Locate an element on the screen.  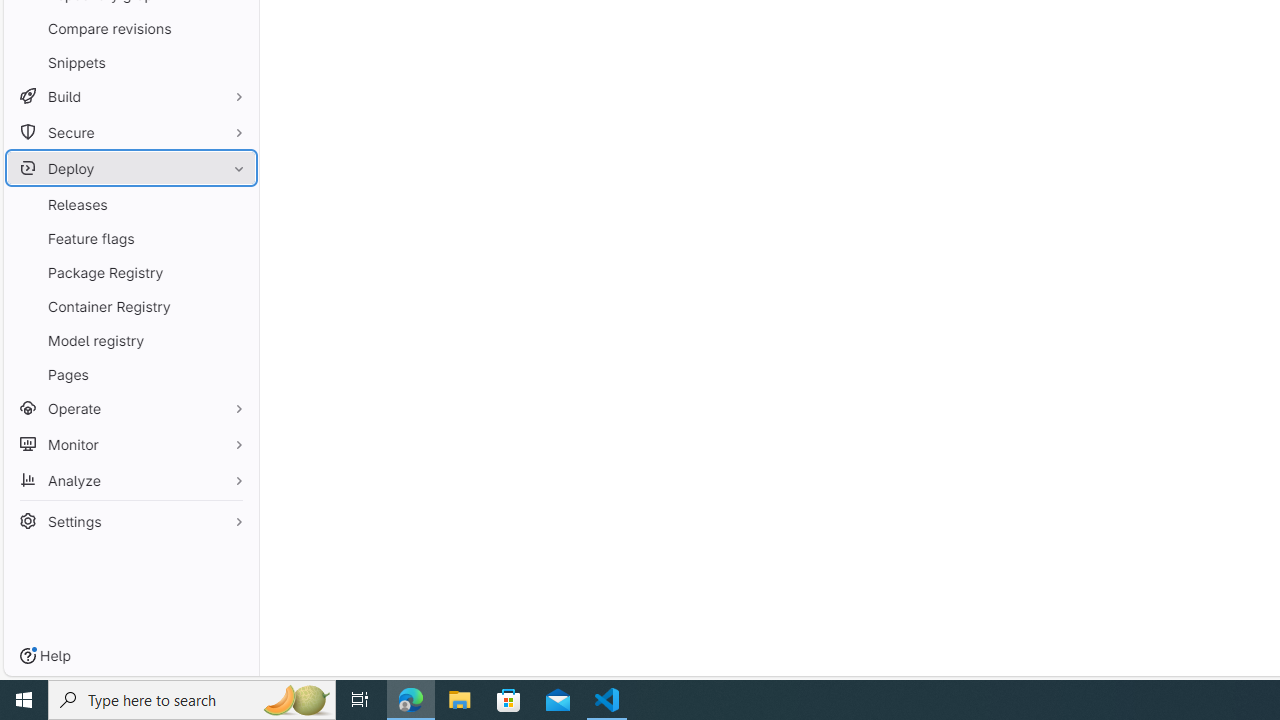
'Build' is located at coordinates (130, 96).